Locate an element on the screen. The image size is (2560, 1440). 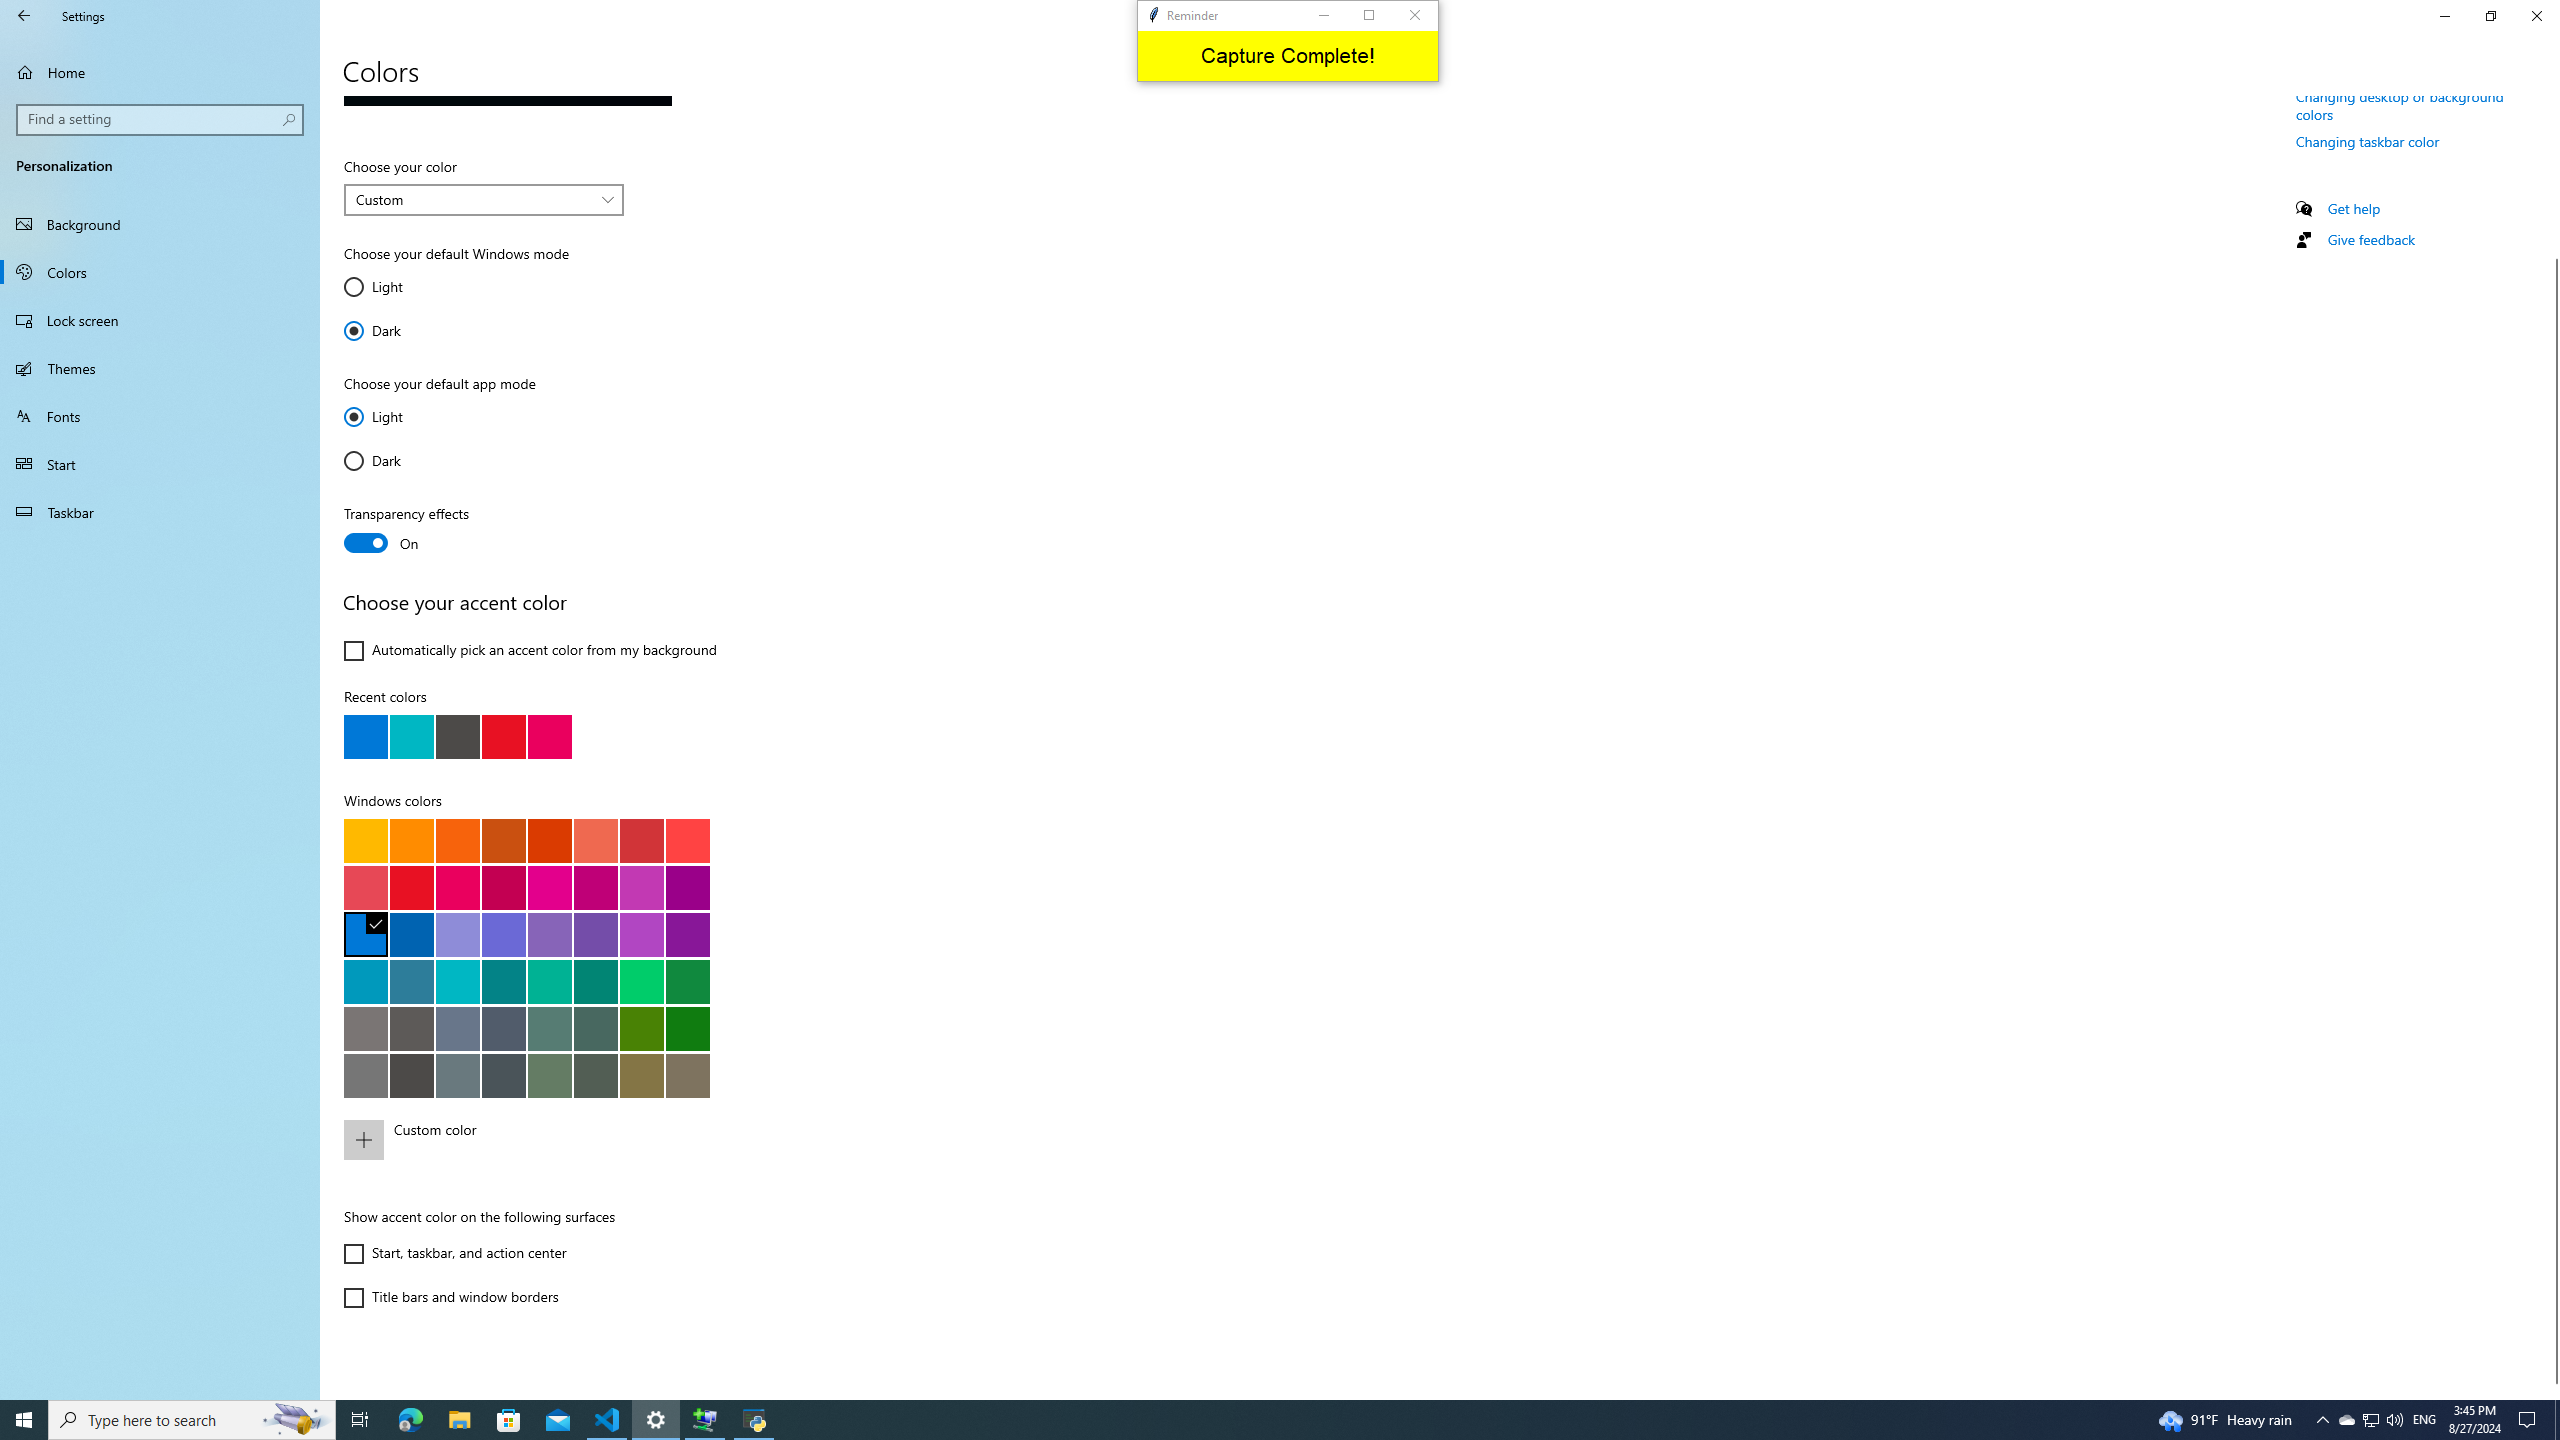
'Cool blue bright' is located at coordinates (366, 980).